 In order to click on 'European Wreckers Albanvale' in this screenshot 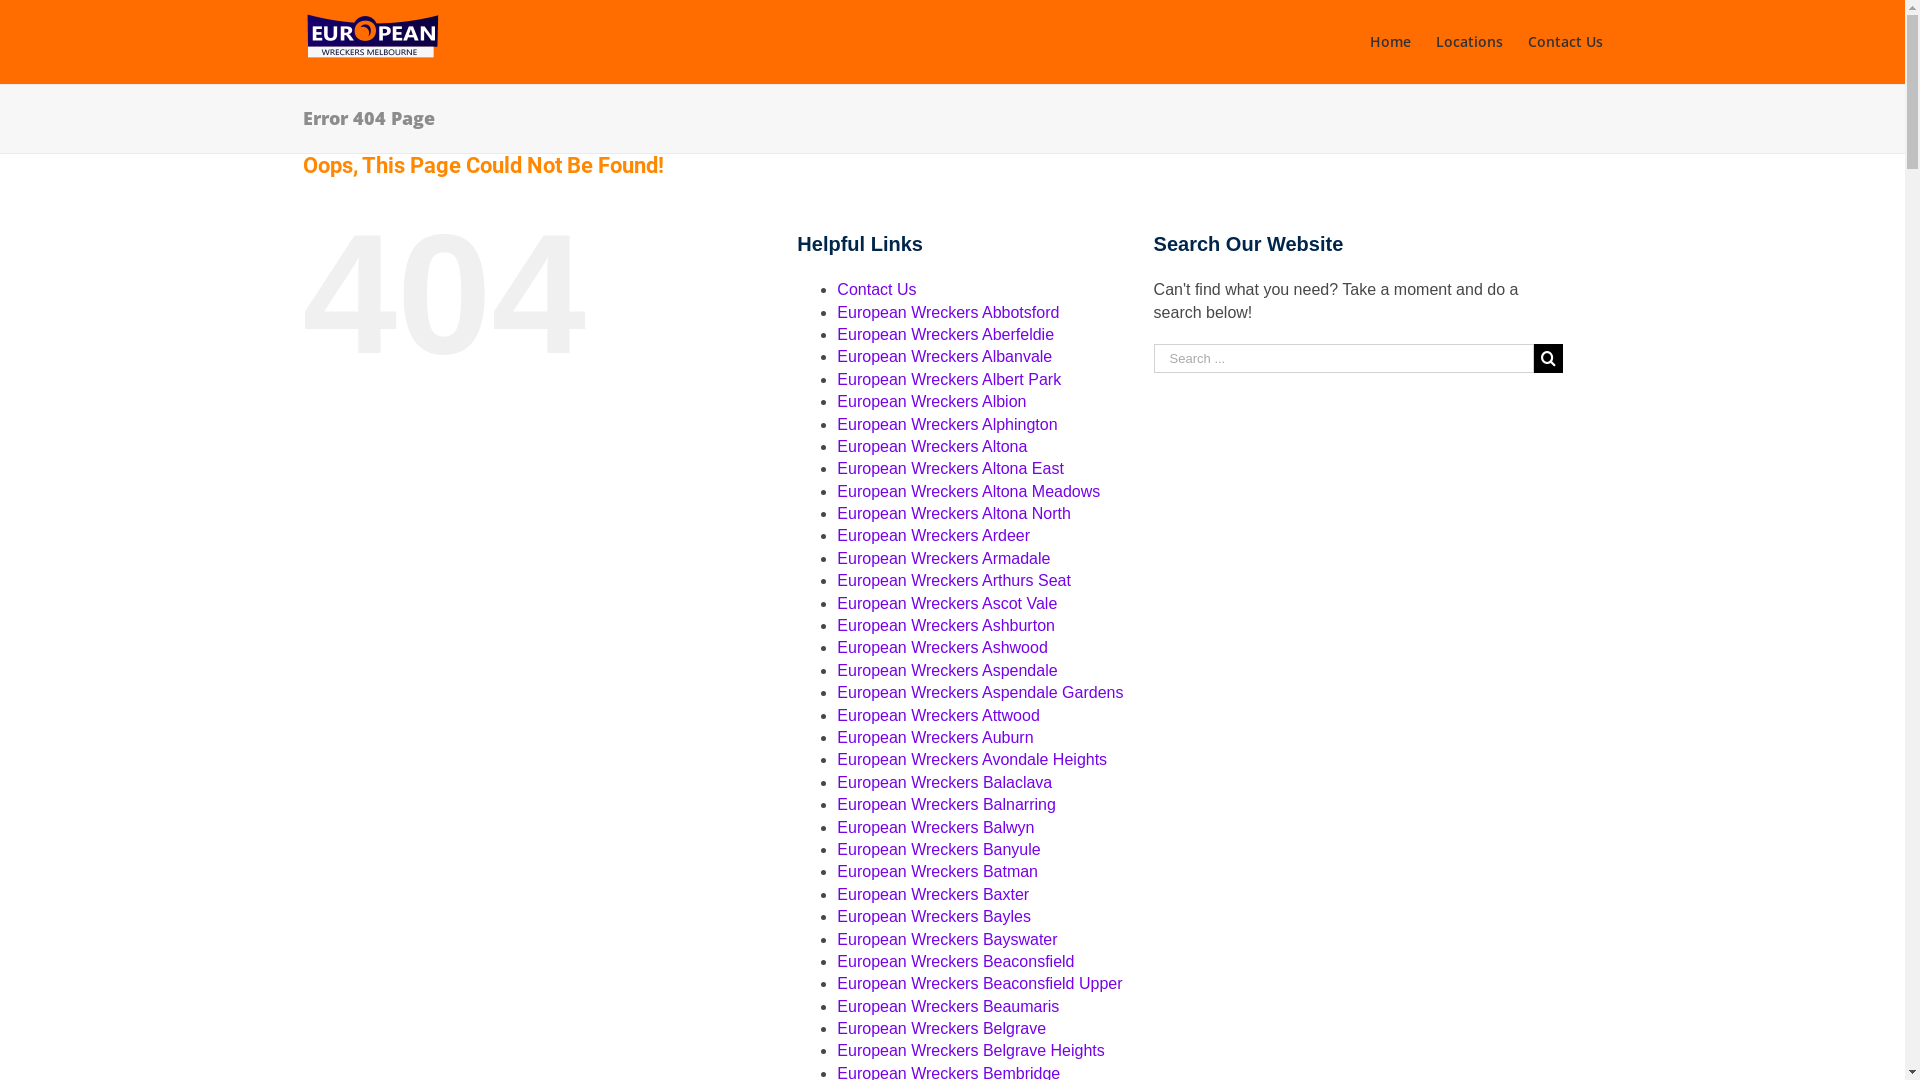, I will do `click(836, 355)`.